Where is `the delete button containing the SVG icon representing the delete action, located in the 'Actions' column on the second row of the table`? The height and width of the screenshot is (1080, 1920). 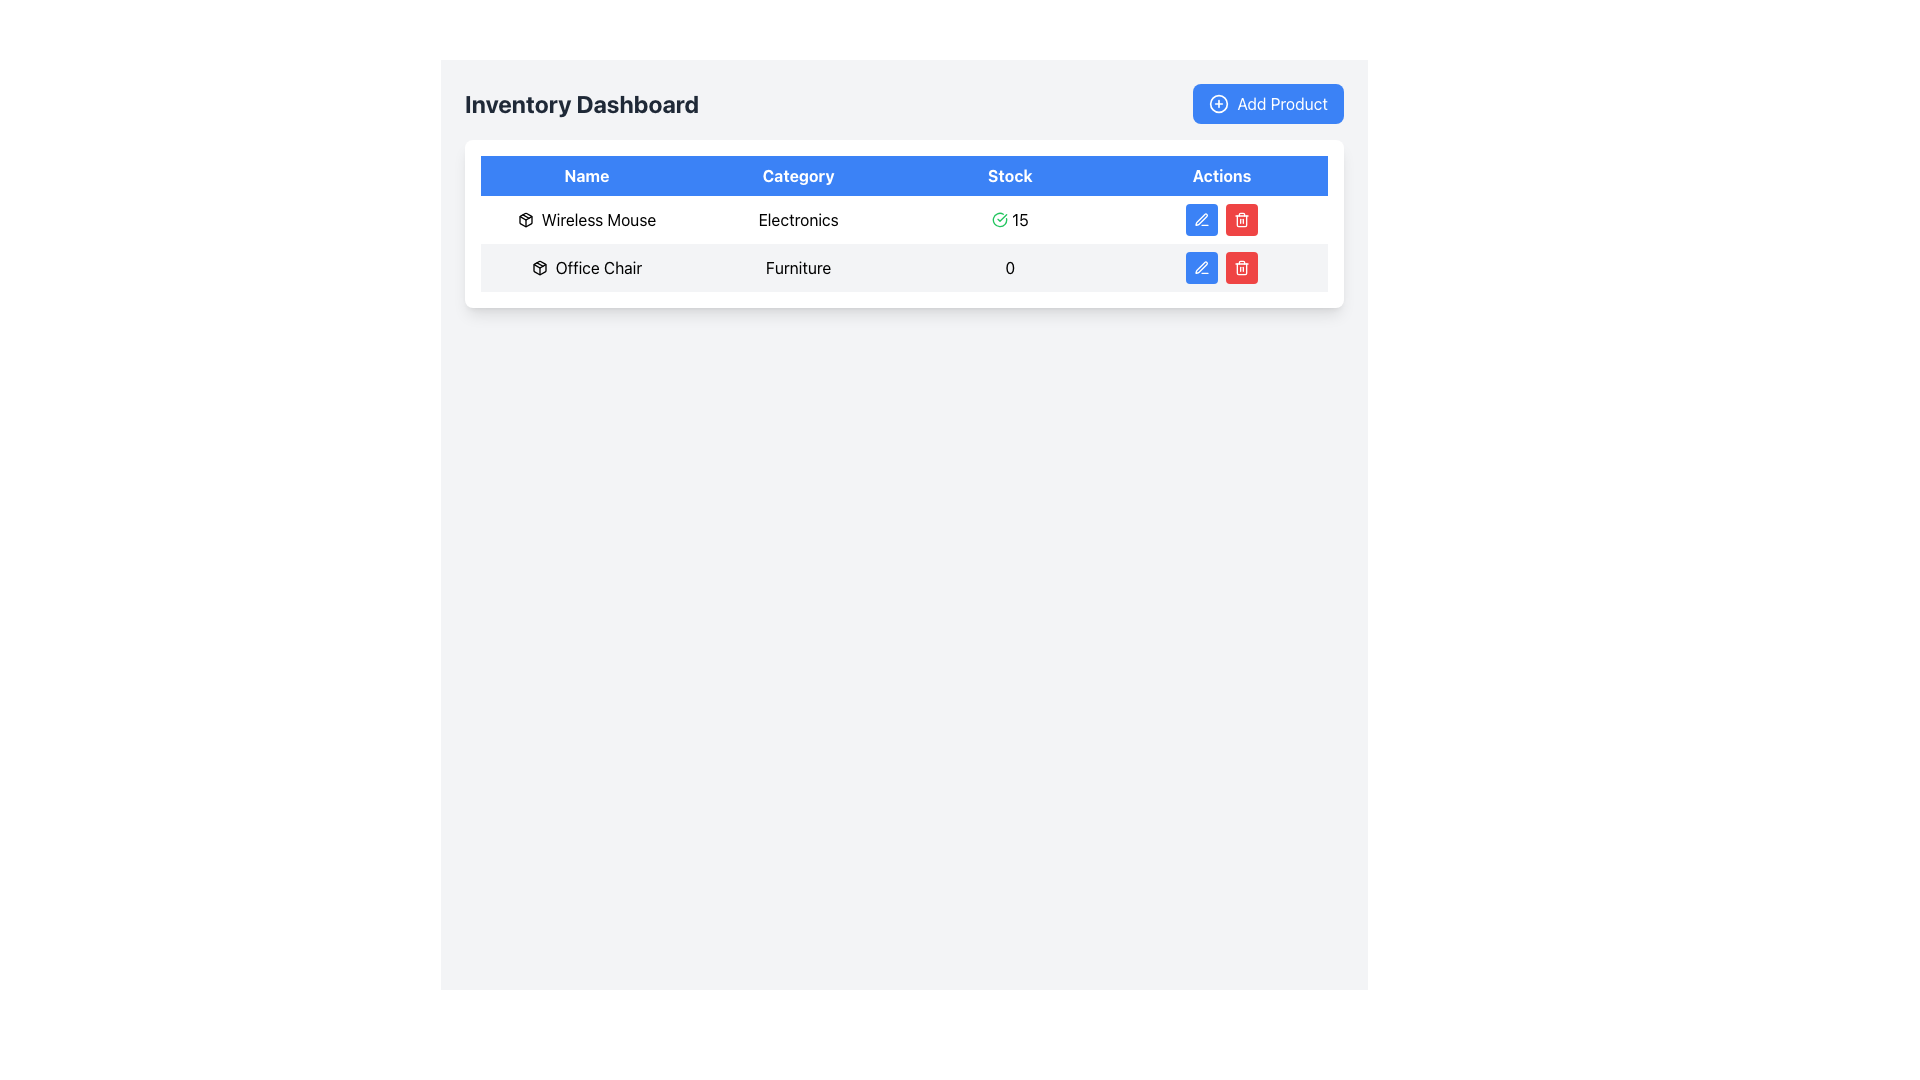 the delete button containing the SVG icon representing the delete action, located in the 'Actions' column on the second row of the table is located at coordinates (1241, 221).